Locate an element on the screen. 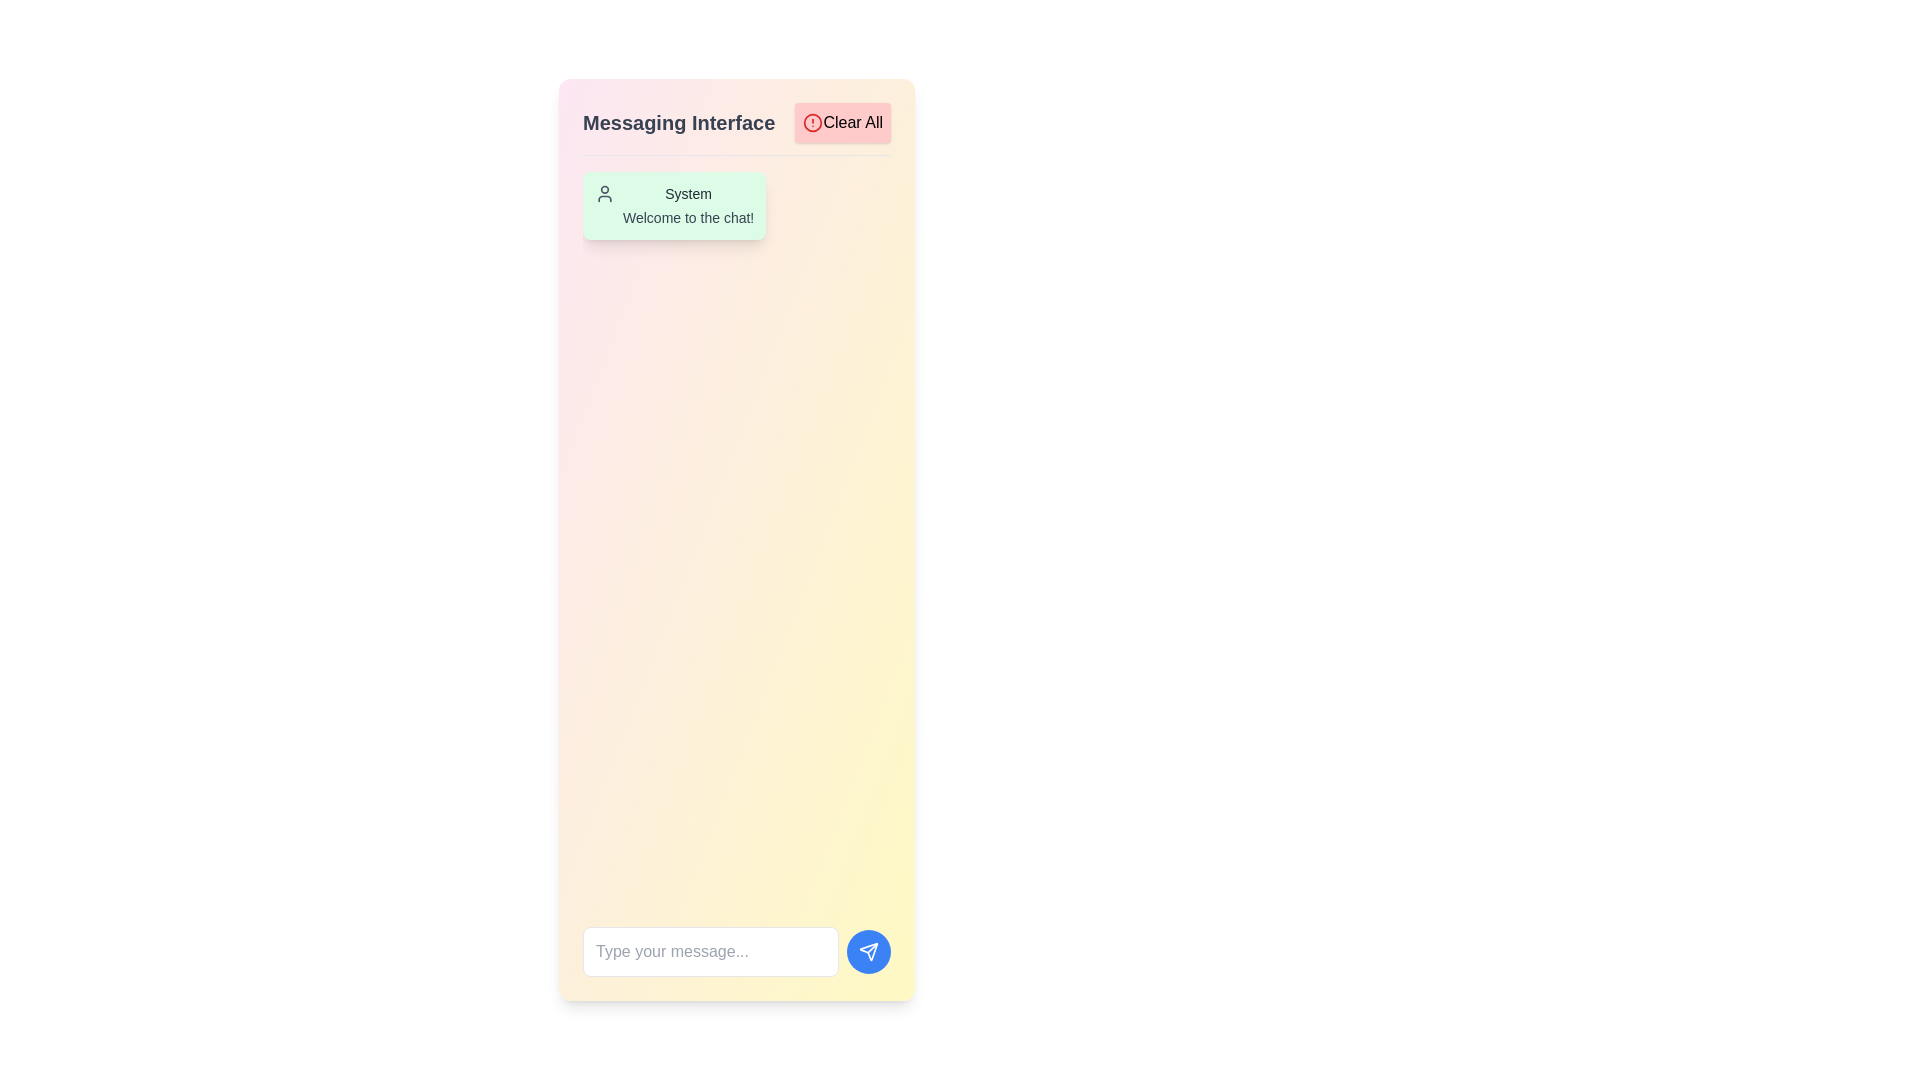  the heading element labeled 'Messaging Interface', which is positioned to the left of 'Clear All' at the top of the main panel is located at coordinates (679, 123).